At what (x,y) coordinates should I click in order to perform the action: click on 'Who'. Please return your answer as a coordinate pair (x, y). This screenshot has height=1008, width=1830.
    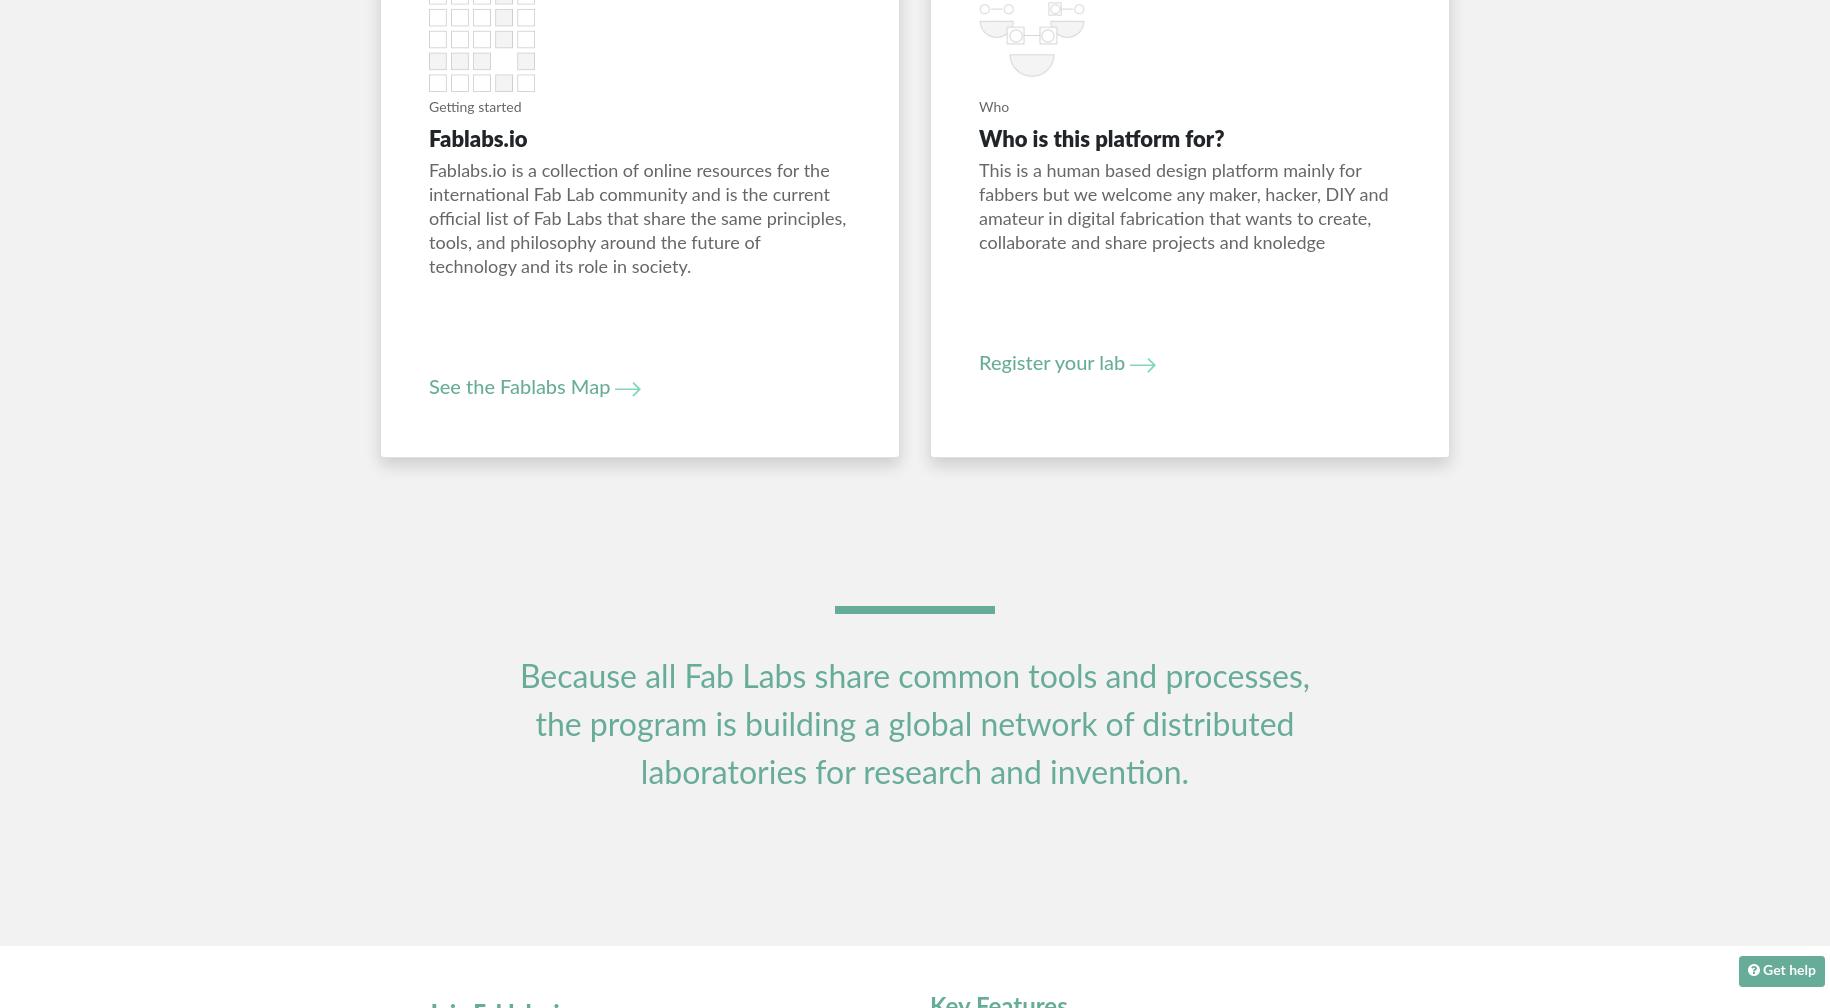
    Looking at the image, I should click on (993, 107).